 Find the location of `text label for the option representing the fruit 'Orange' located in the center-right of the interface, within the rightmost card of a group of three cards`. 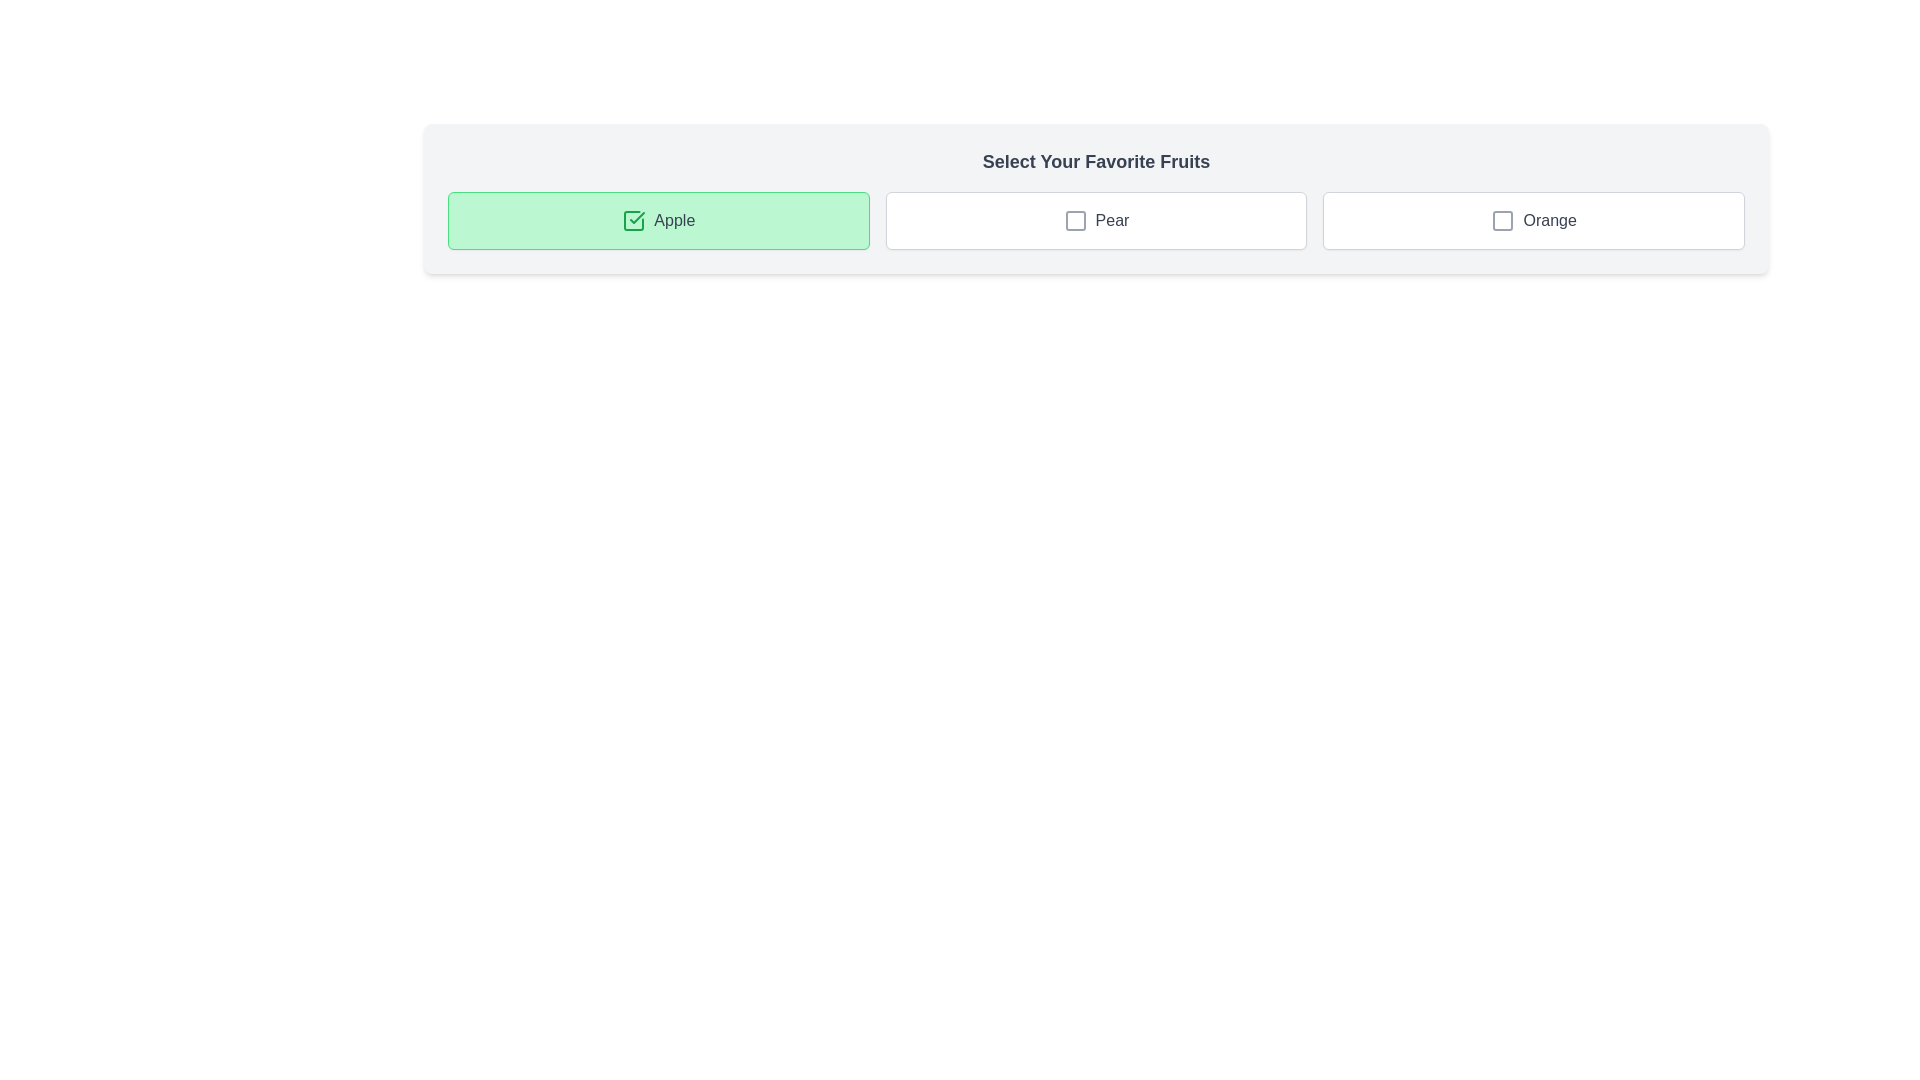

text label for the option representing the fruit 'Orange' located in the center-right of the interface, within the rightmost card of a group of three cards is located at coordinates (1549, 220).